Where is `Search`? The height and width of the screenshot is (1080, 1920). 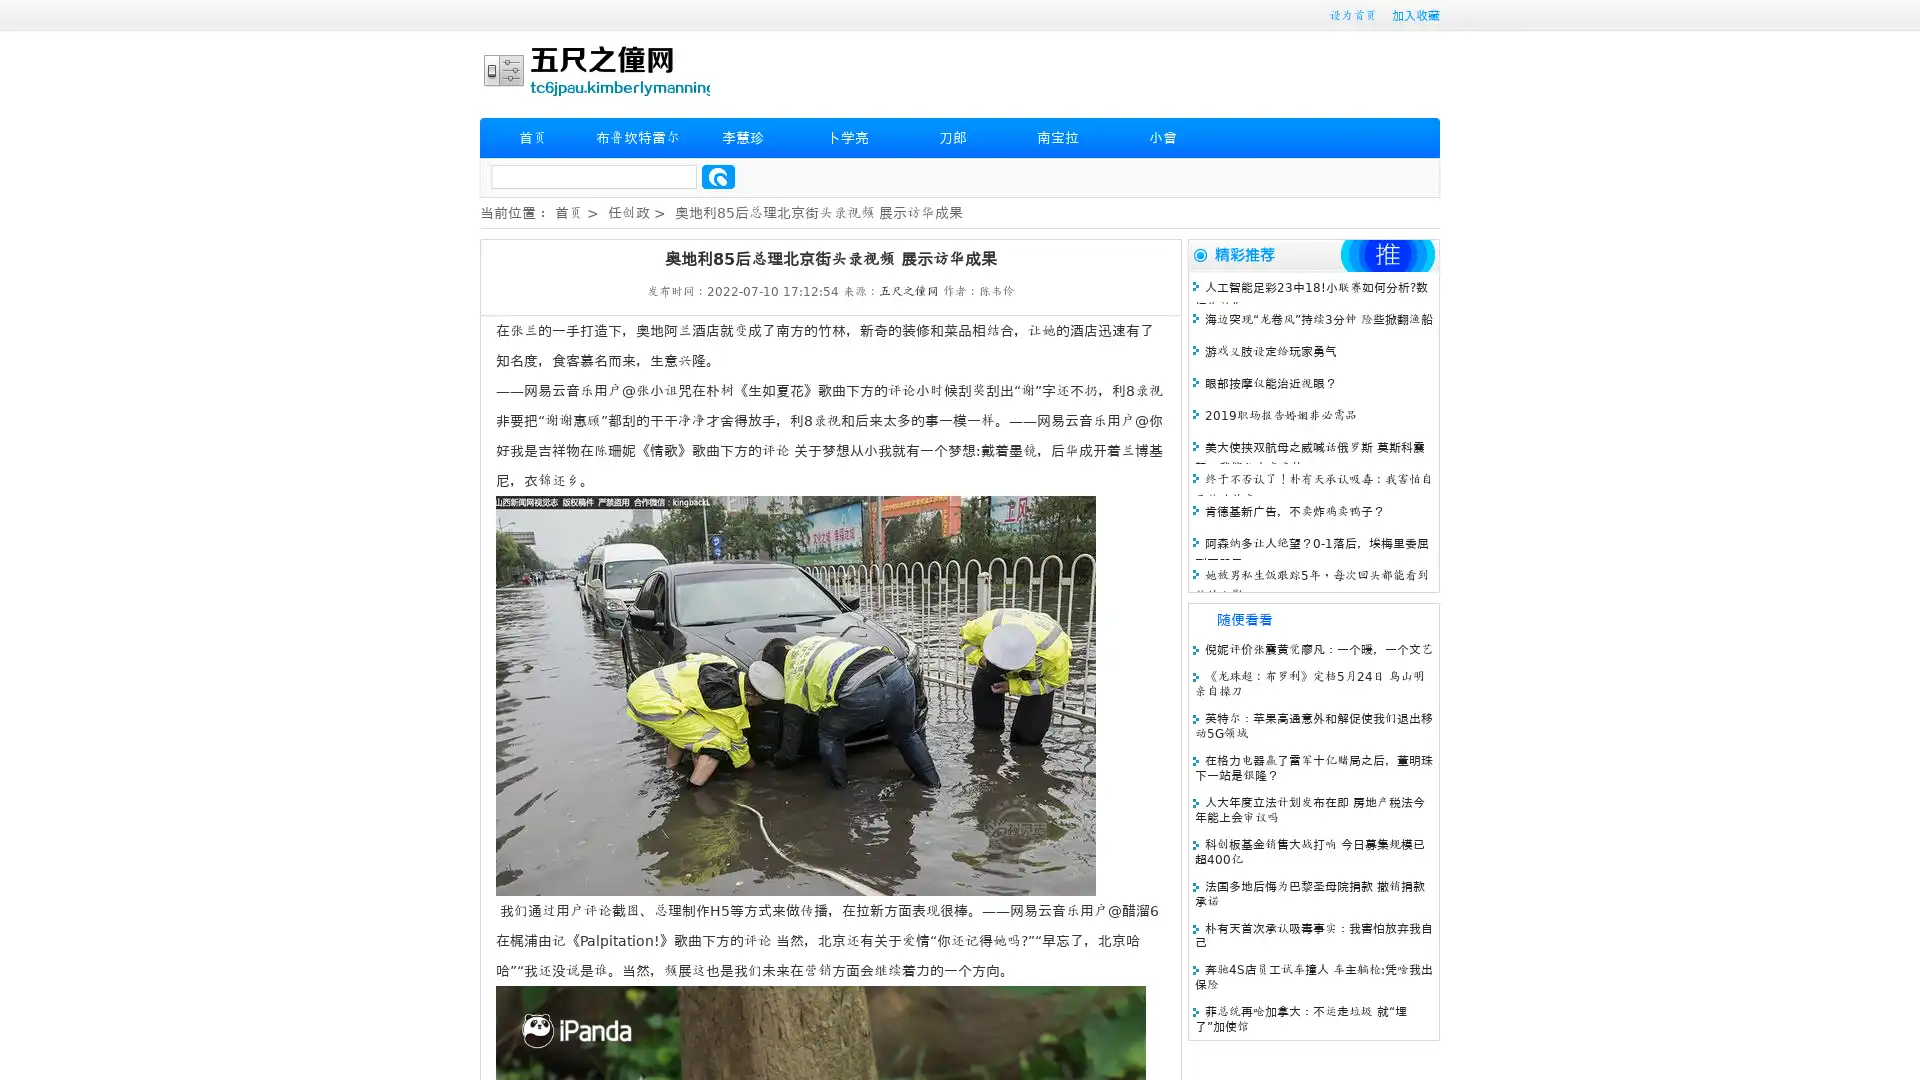
Search is located at coordinates (718, 176).